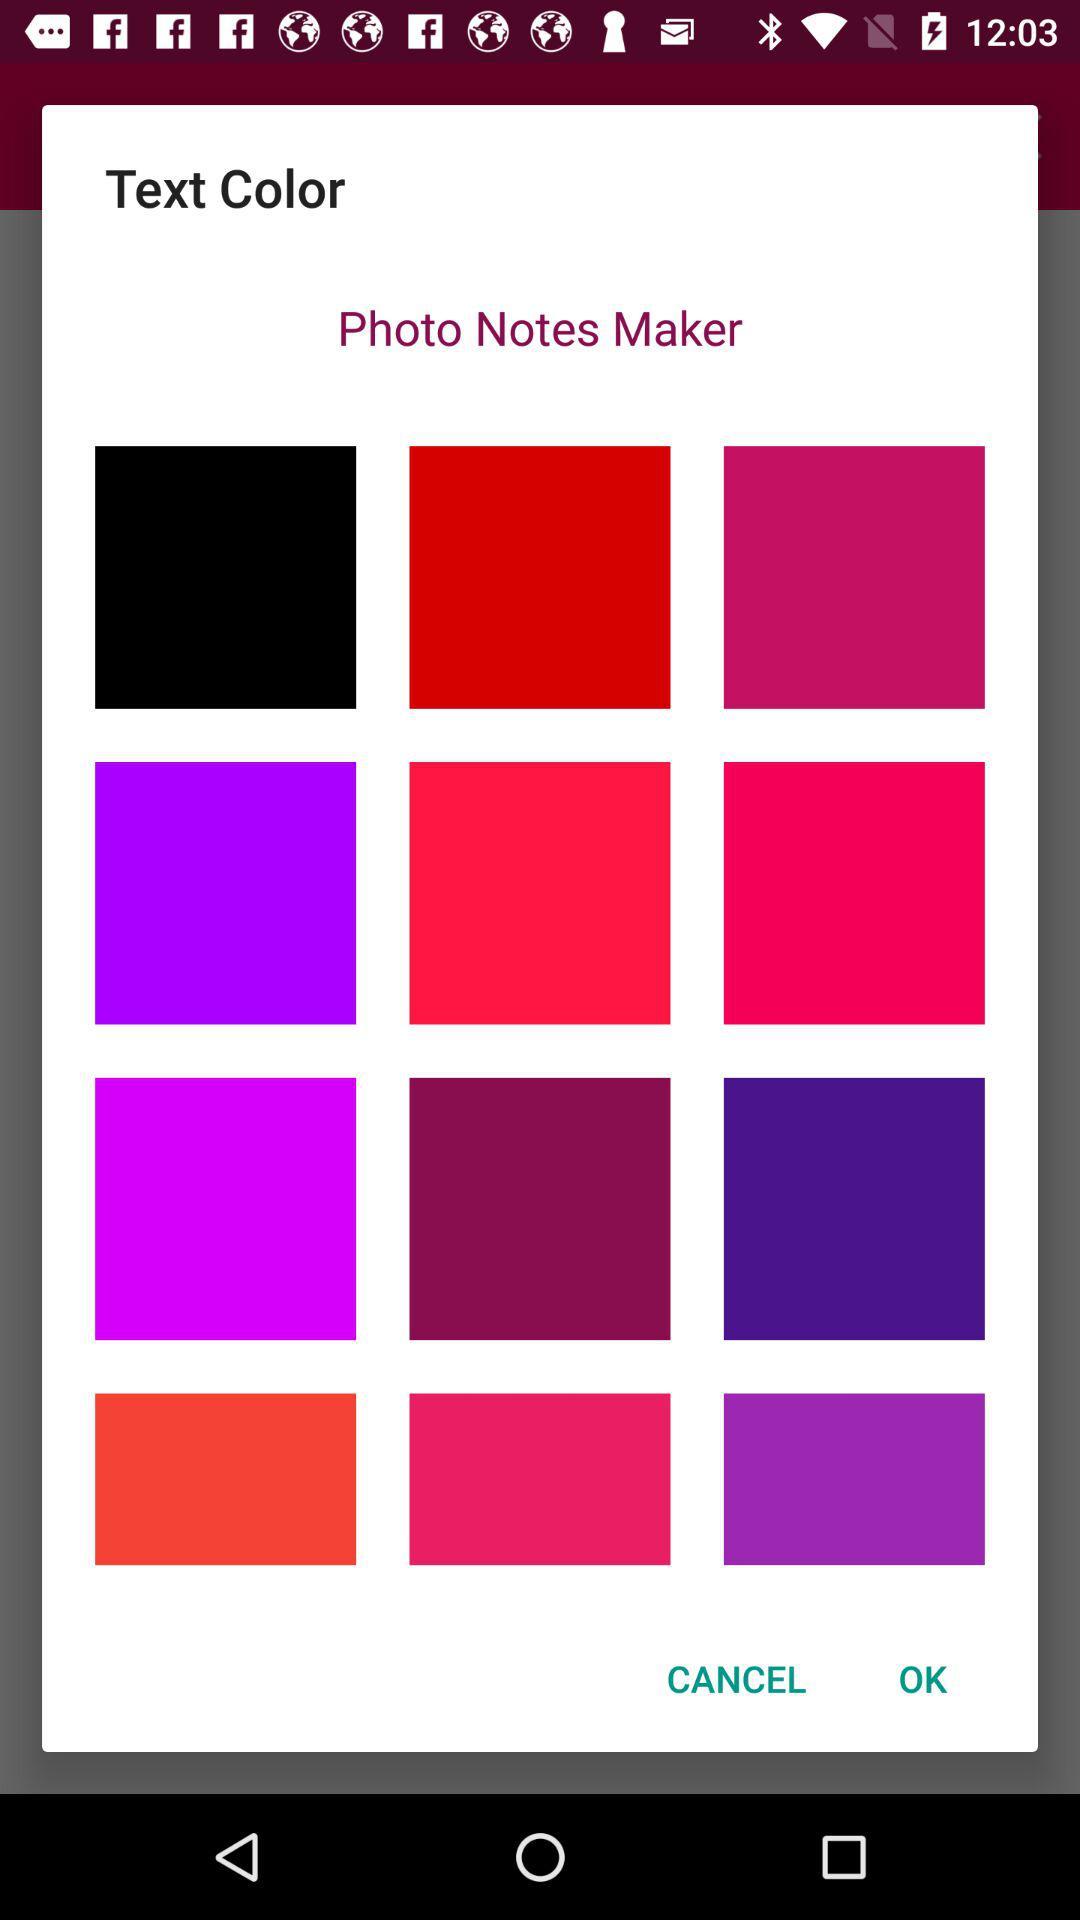 The image size is (1080, 1920). Describe the element at coordinates (736, 1678) in the screenshot. I see `the icon to the left of ok icon` at that location.